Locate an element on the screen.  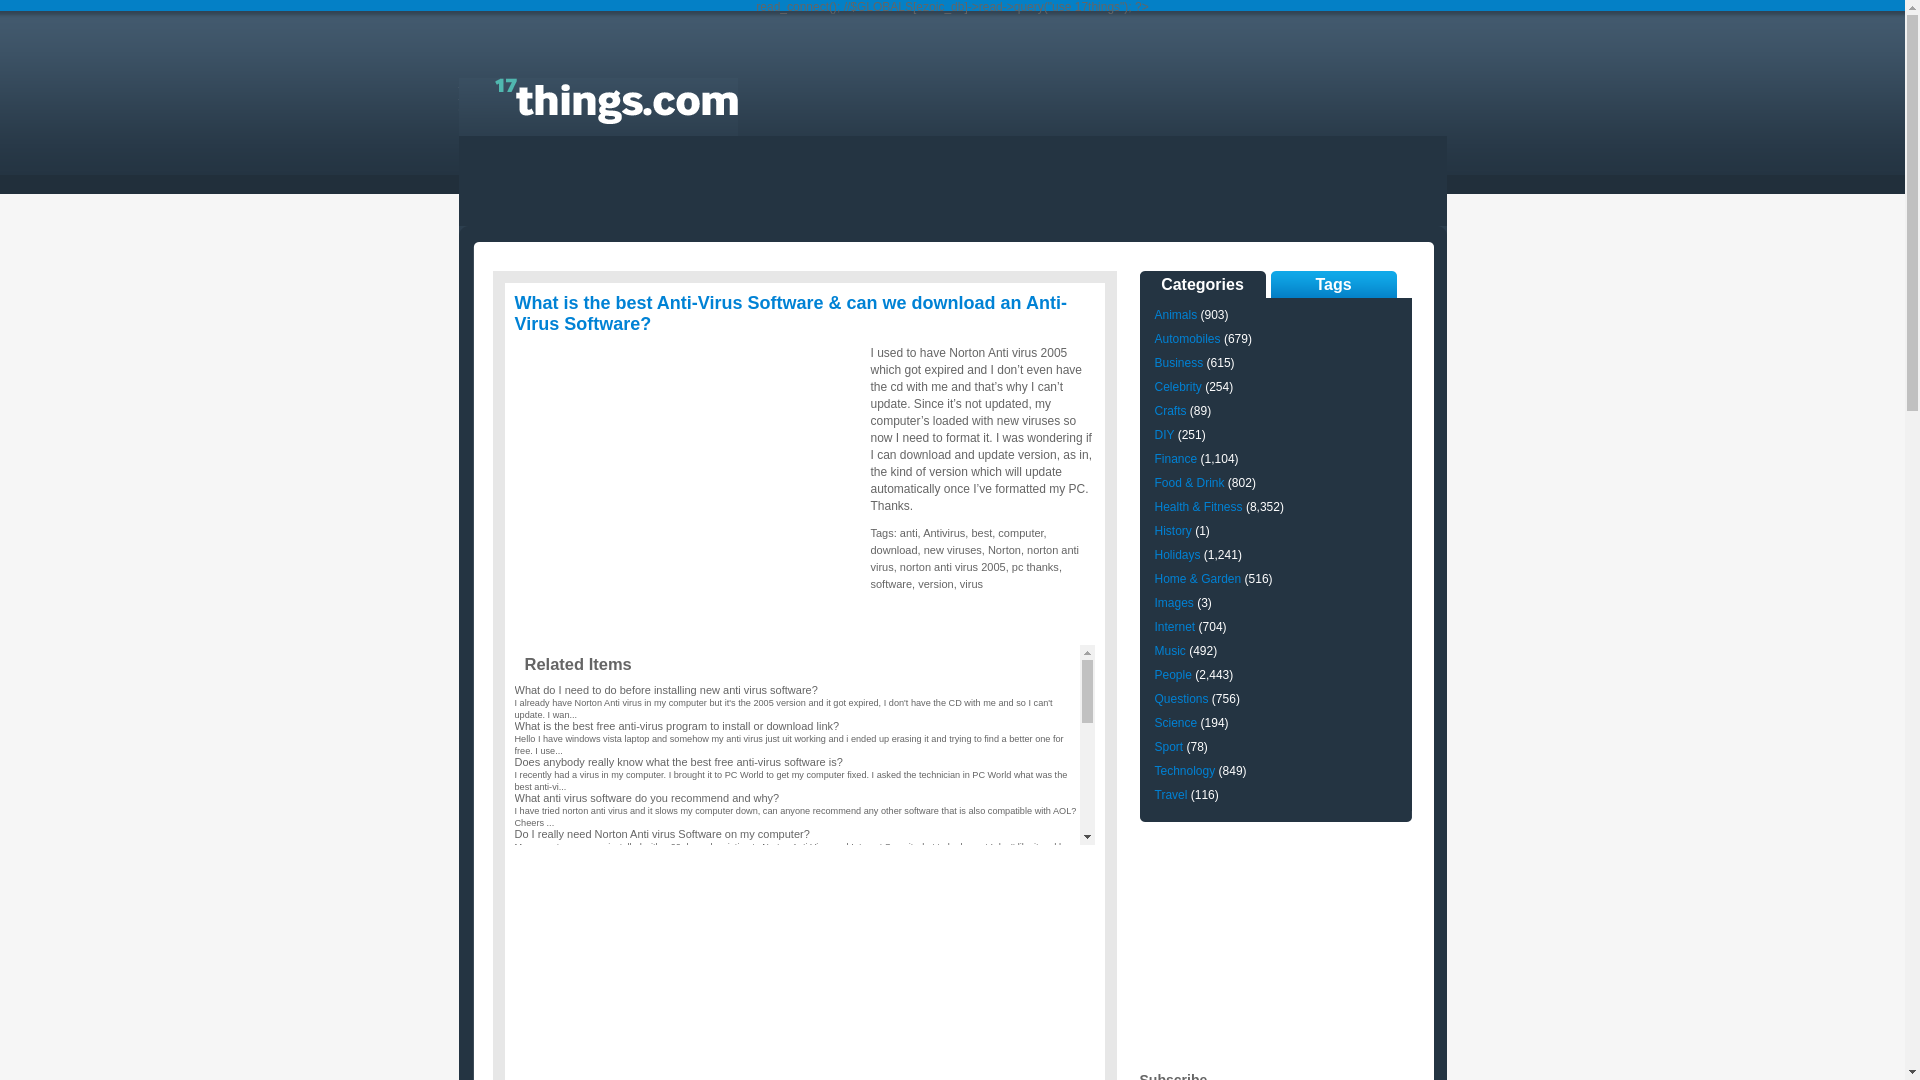
'Antivirus' is located at coordinates (943, 531).